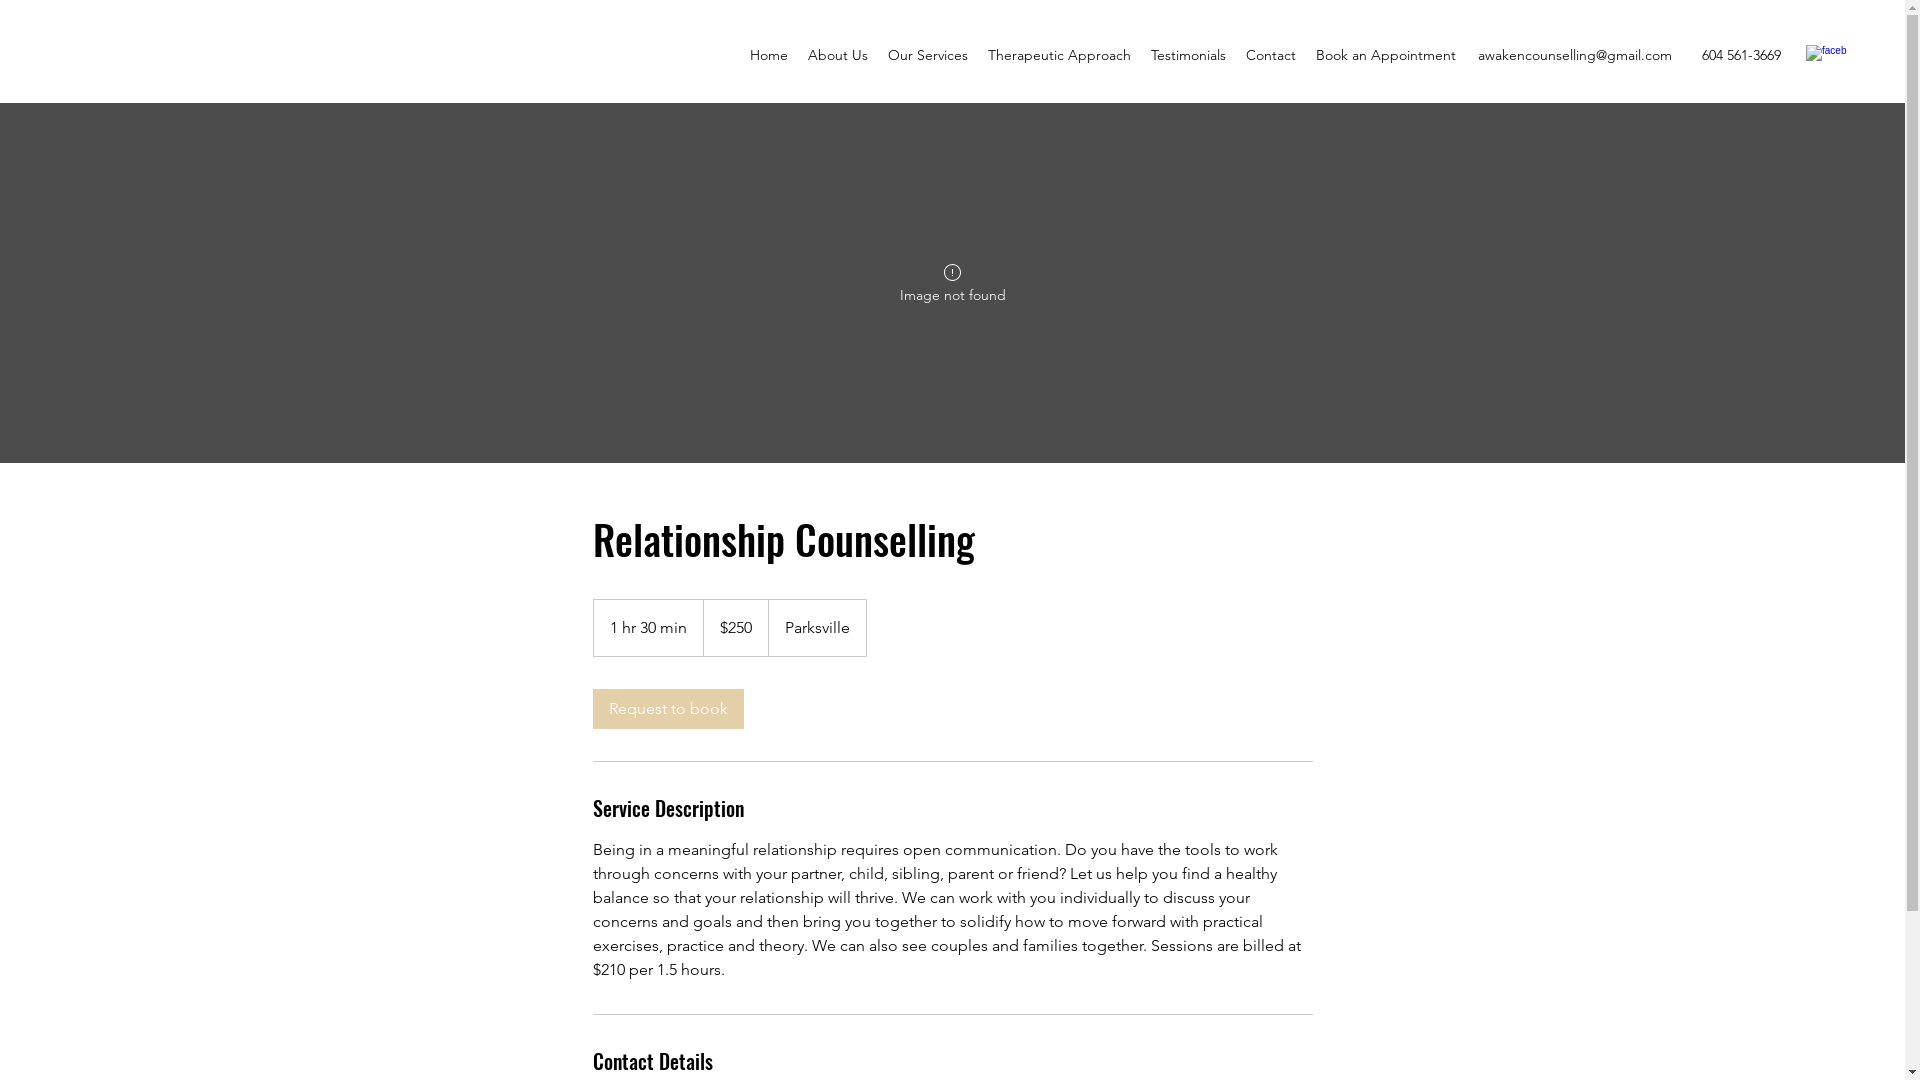  I want to click on 'Request to book', so click(590, 708).